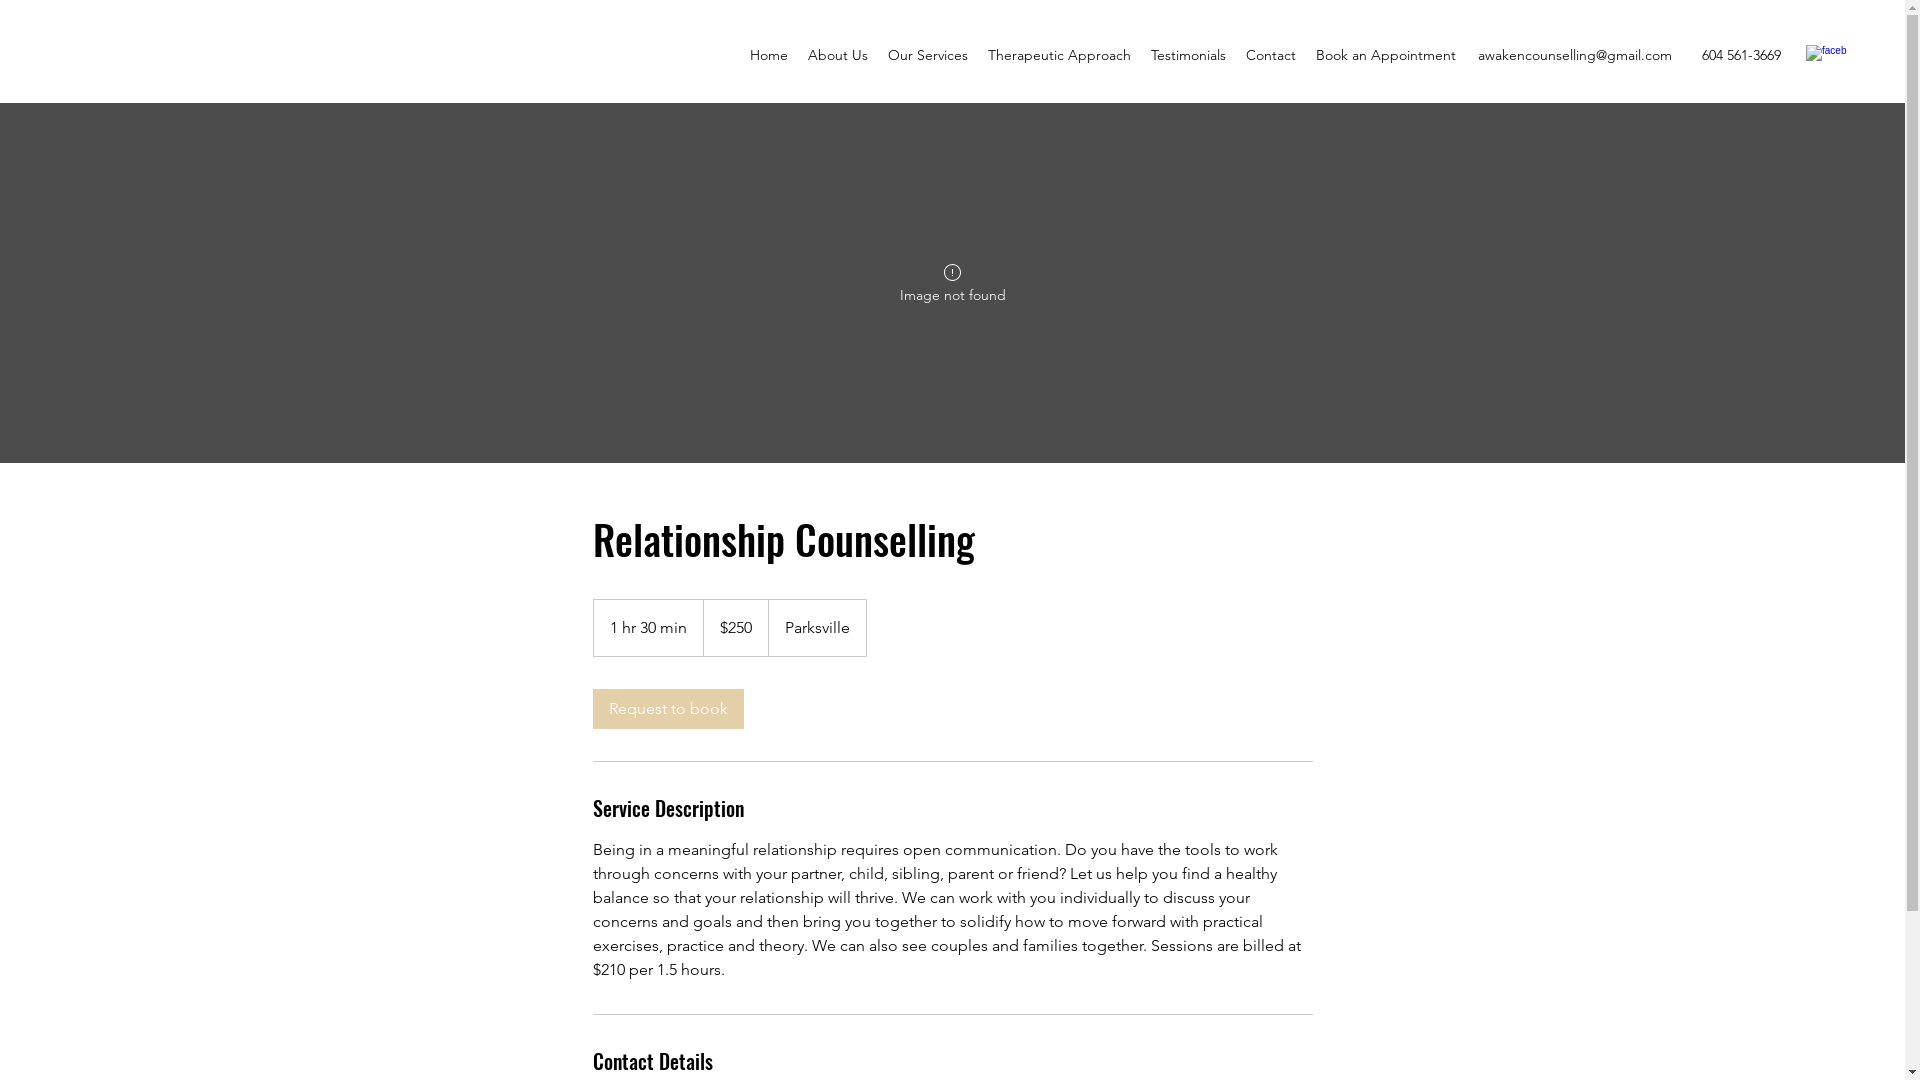  I want to click on 'Request to book', so click(590, 708).